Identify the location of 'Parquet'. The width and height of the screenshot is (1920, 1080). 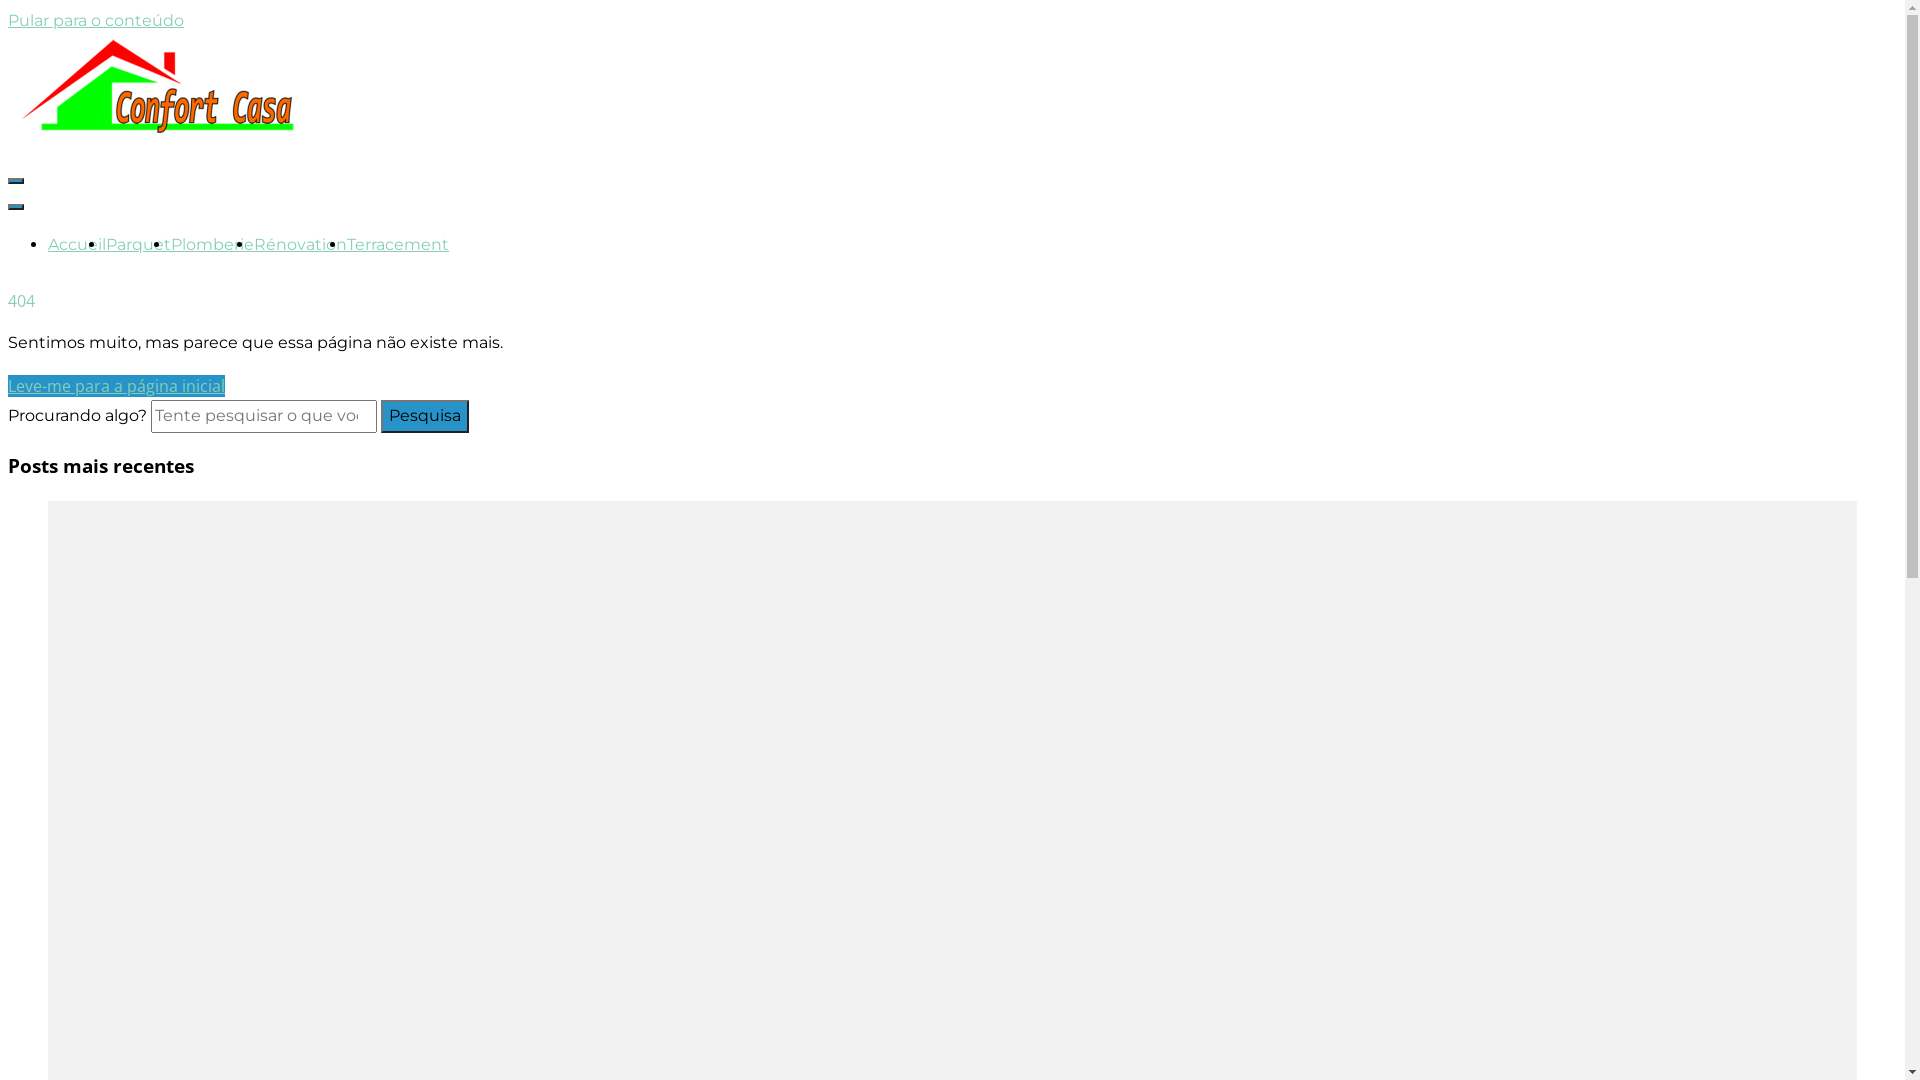
(137, 243).